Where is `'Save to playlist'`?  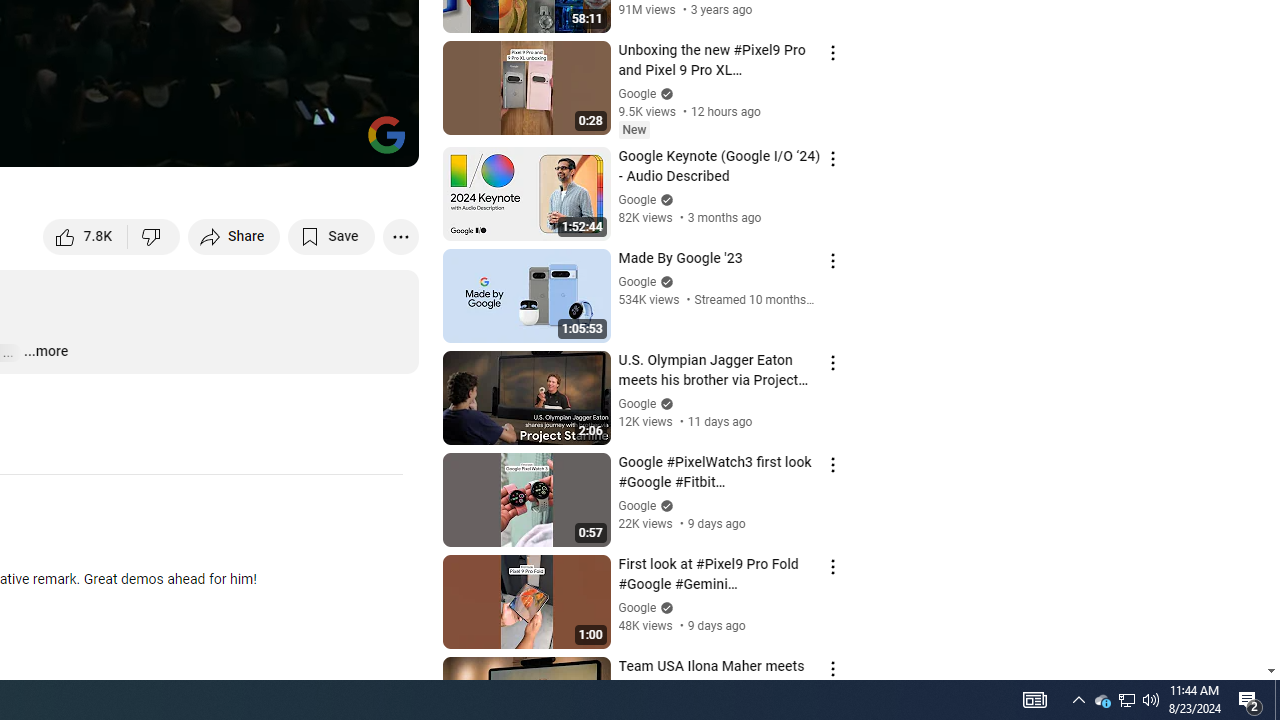
'Save to playlist' is located at coordinates (331, 235).